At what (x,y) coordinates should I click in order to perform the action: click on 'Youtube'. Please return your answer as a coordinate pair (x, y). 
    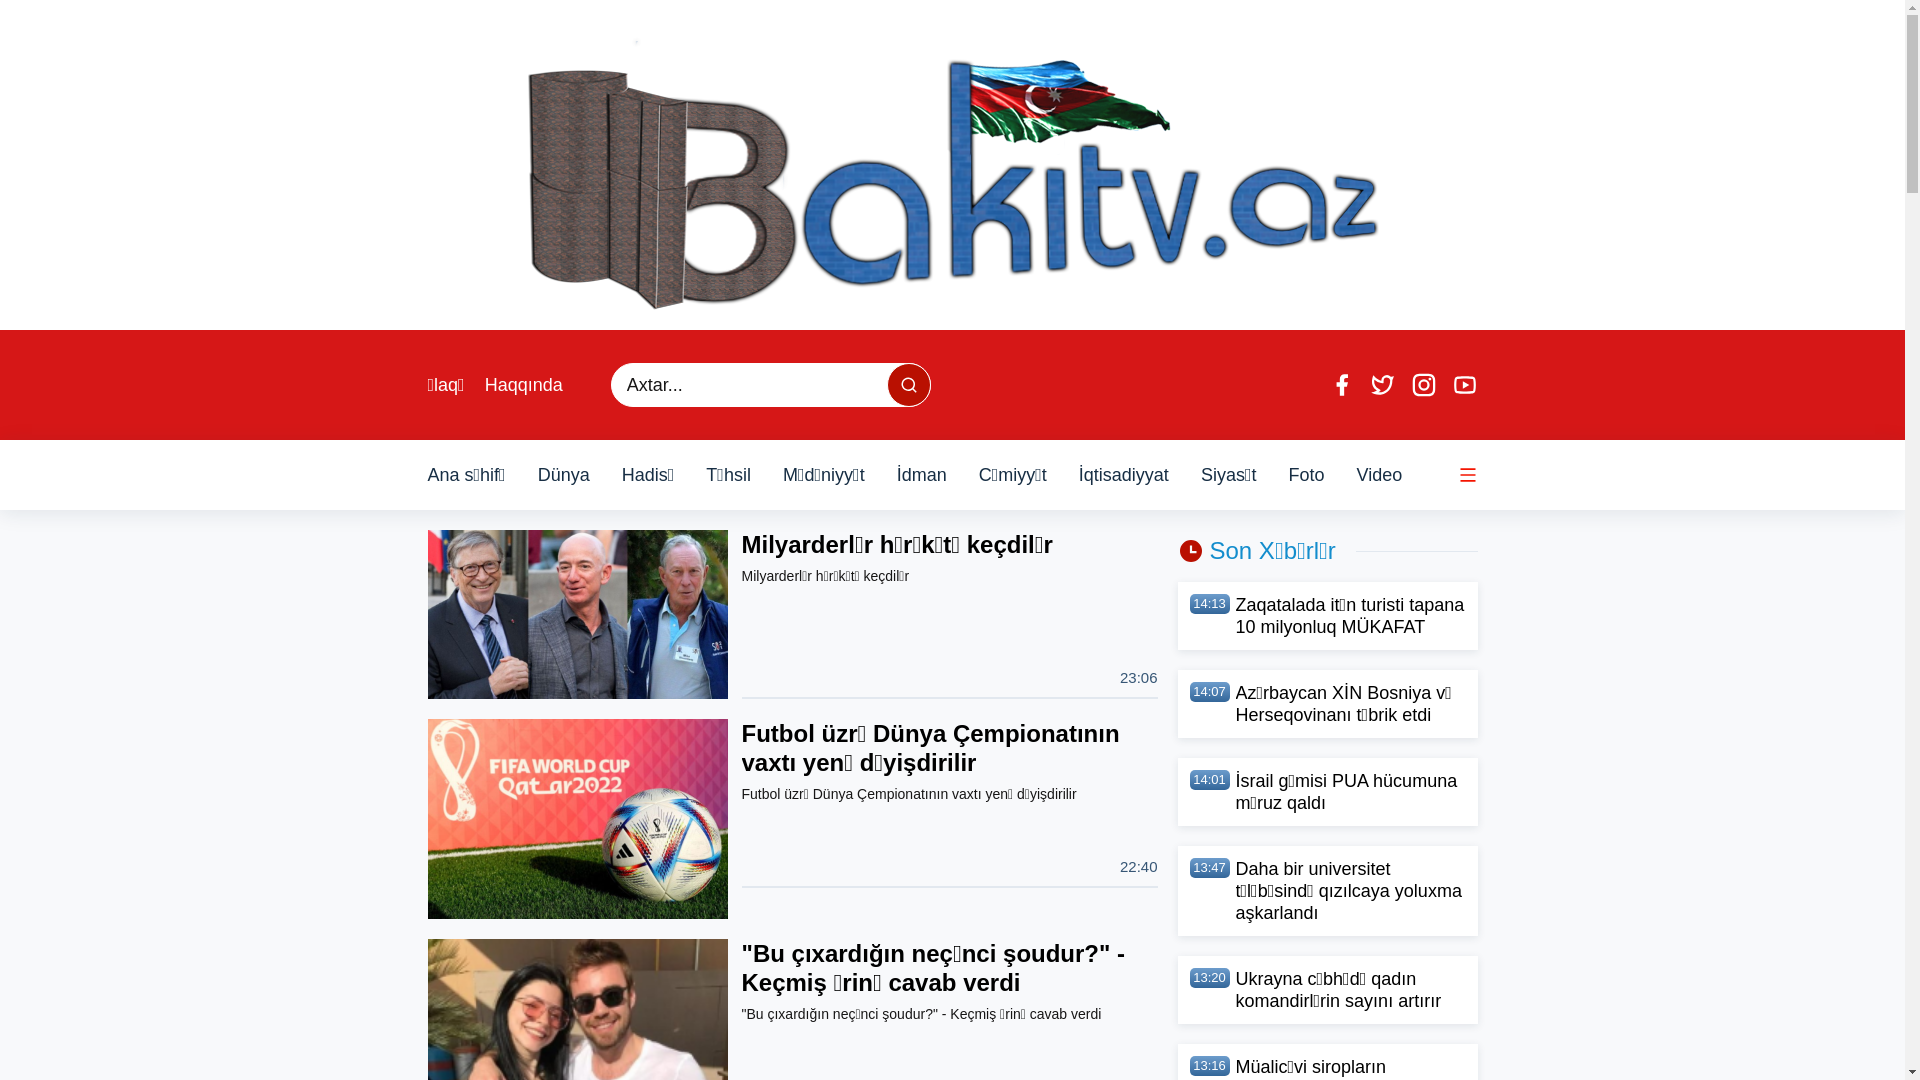
    Looking at the image, I should click on (1464, 385).